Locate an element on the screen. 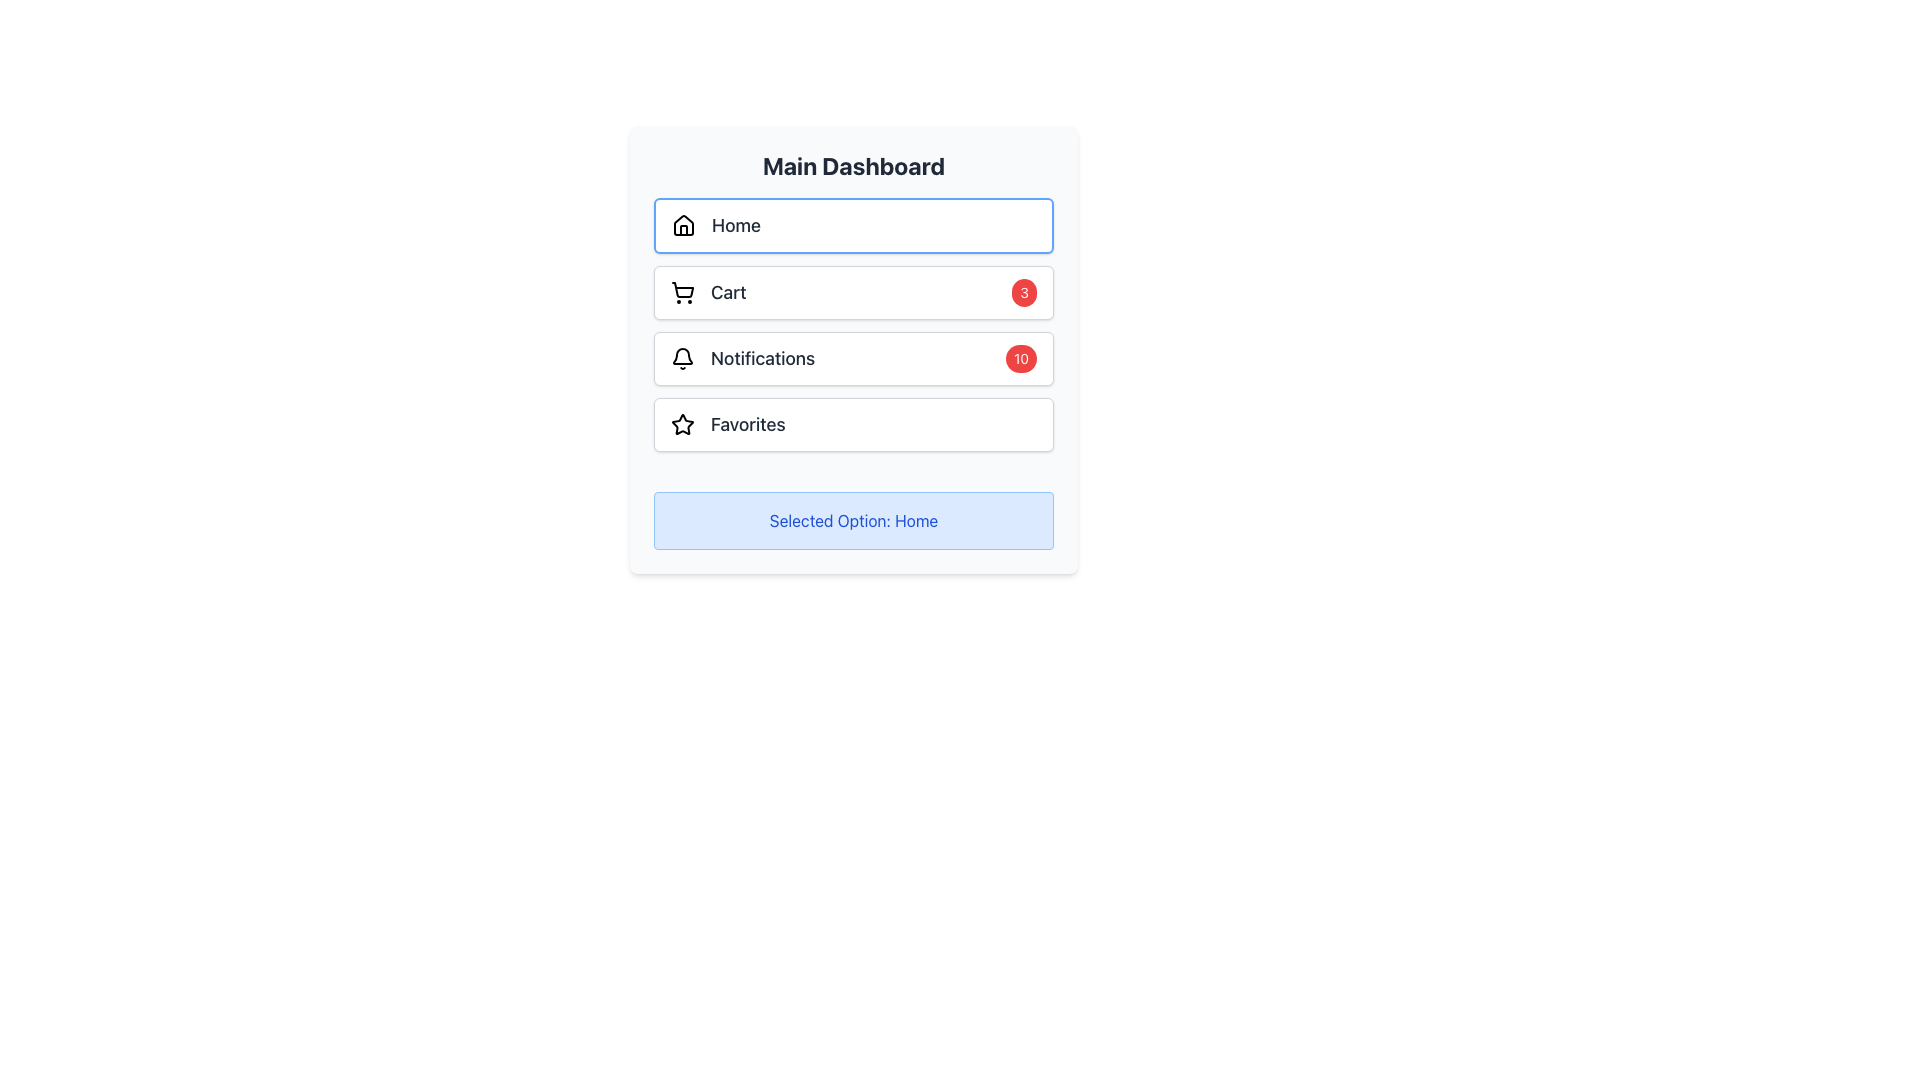 The height and width of the screenshot is (1080, 1920). numerical value displayed on the badge indicating 10 notifications, located at the right edge of the 'Notifications' row in the sidebar is located at coordinates (1021, 357).